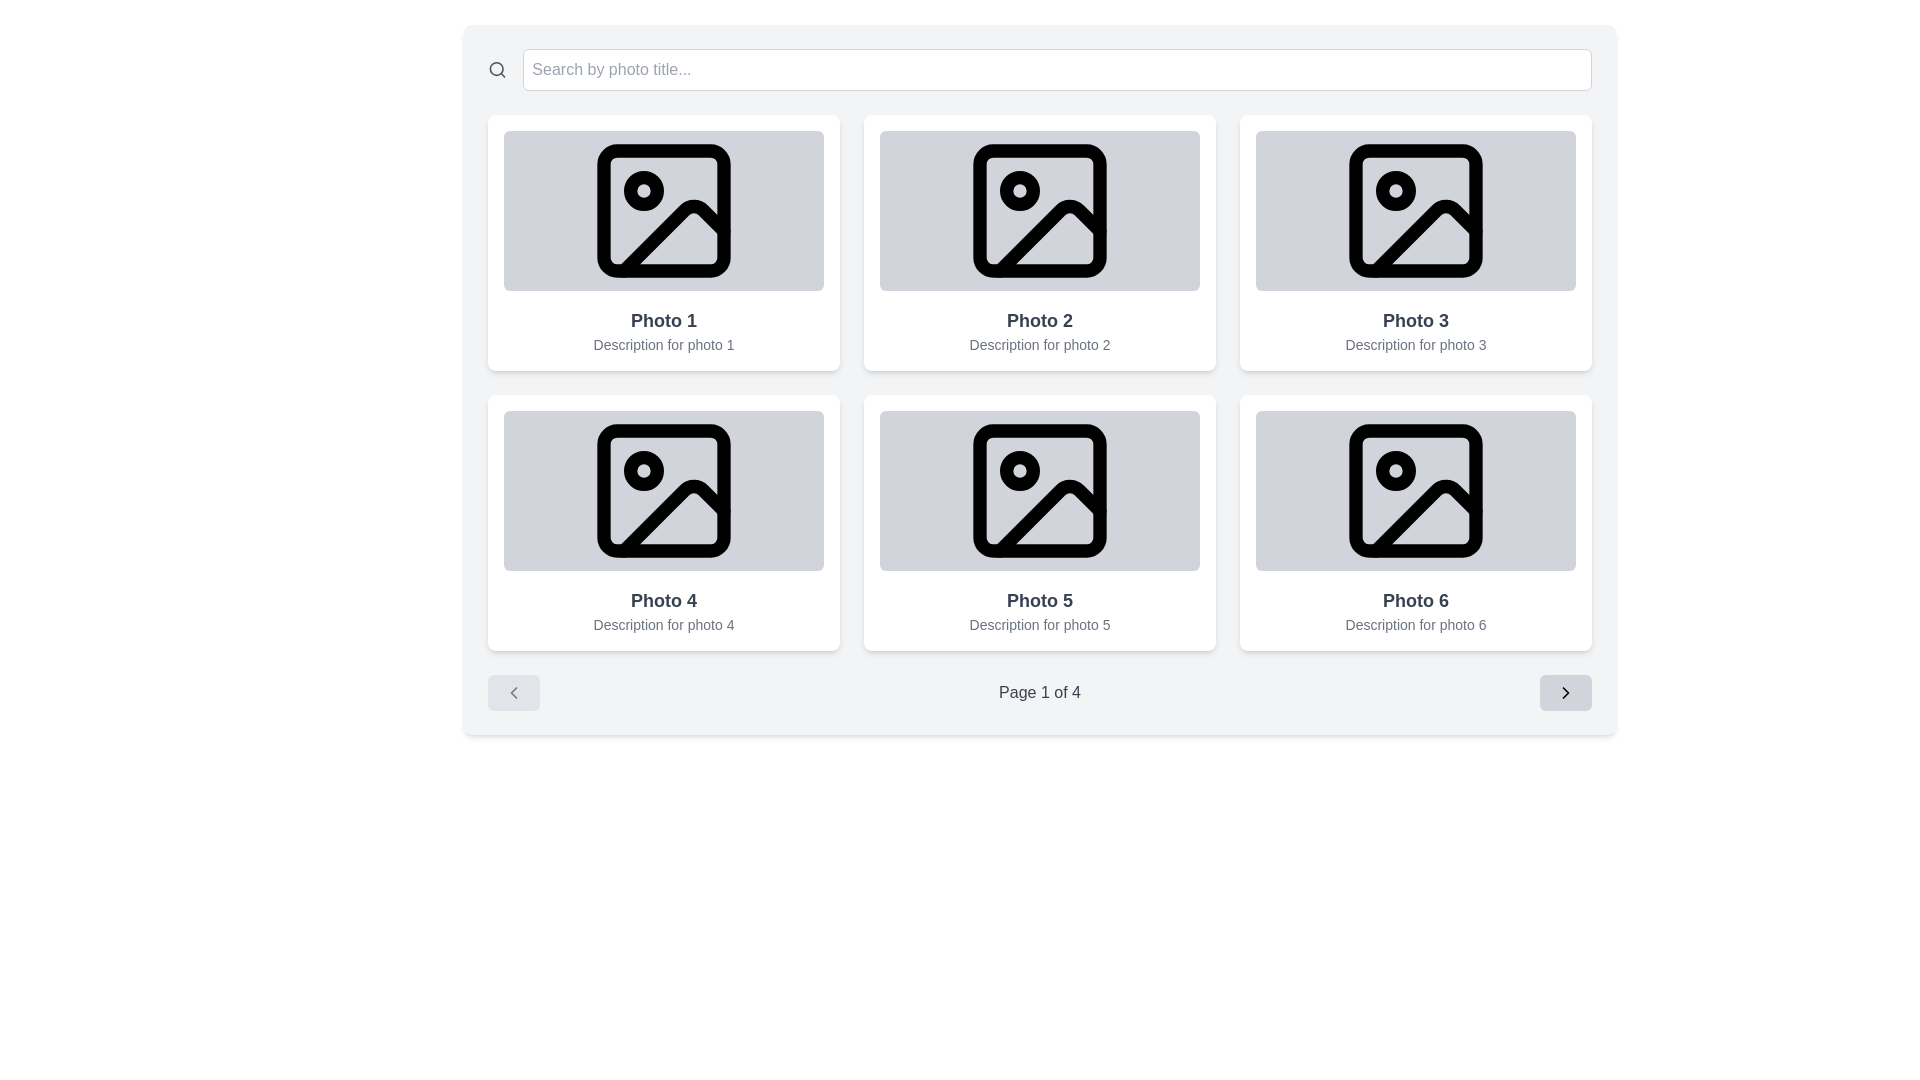 The width and height of the screenshot is (1920, 1080). What do you see at coordinates (1040, 343) in the screenshot?
I see `the text label displaying 'Description for photo 2', which is styled in light gray font and located below the title 'Photo 2' in the card structure of the second column, first row of the grid layout` at bounding box center [1040, 343].